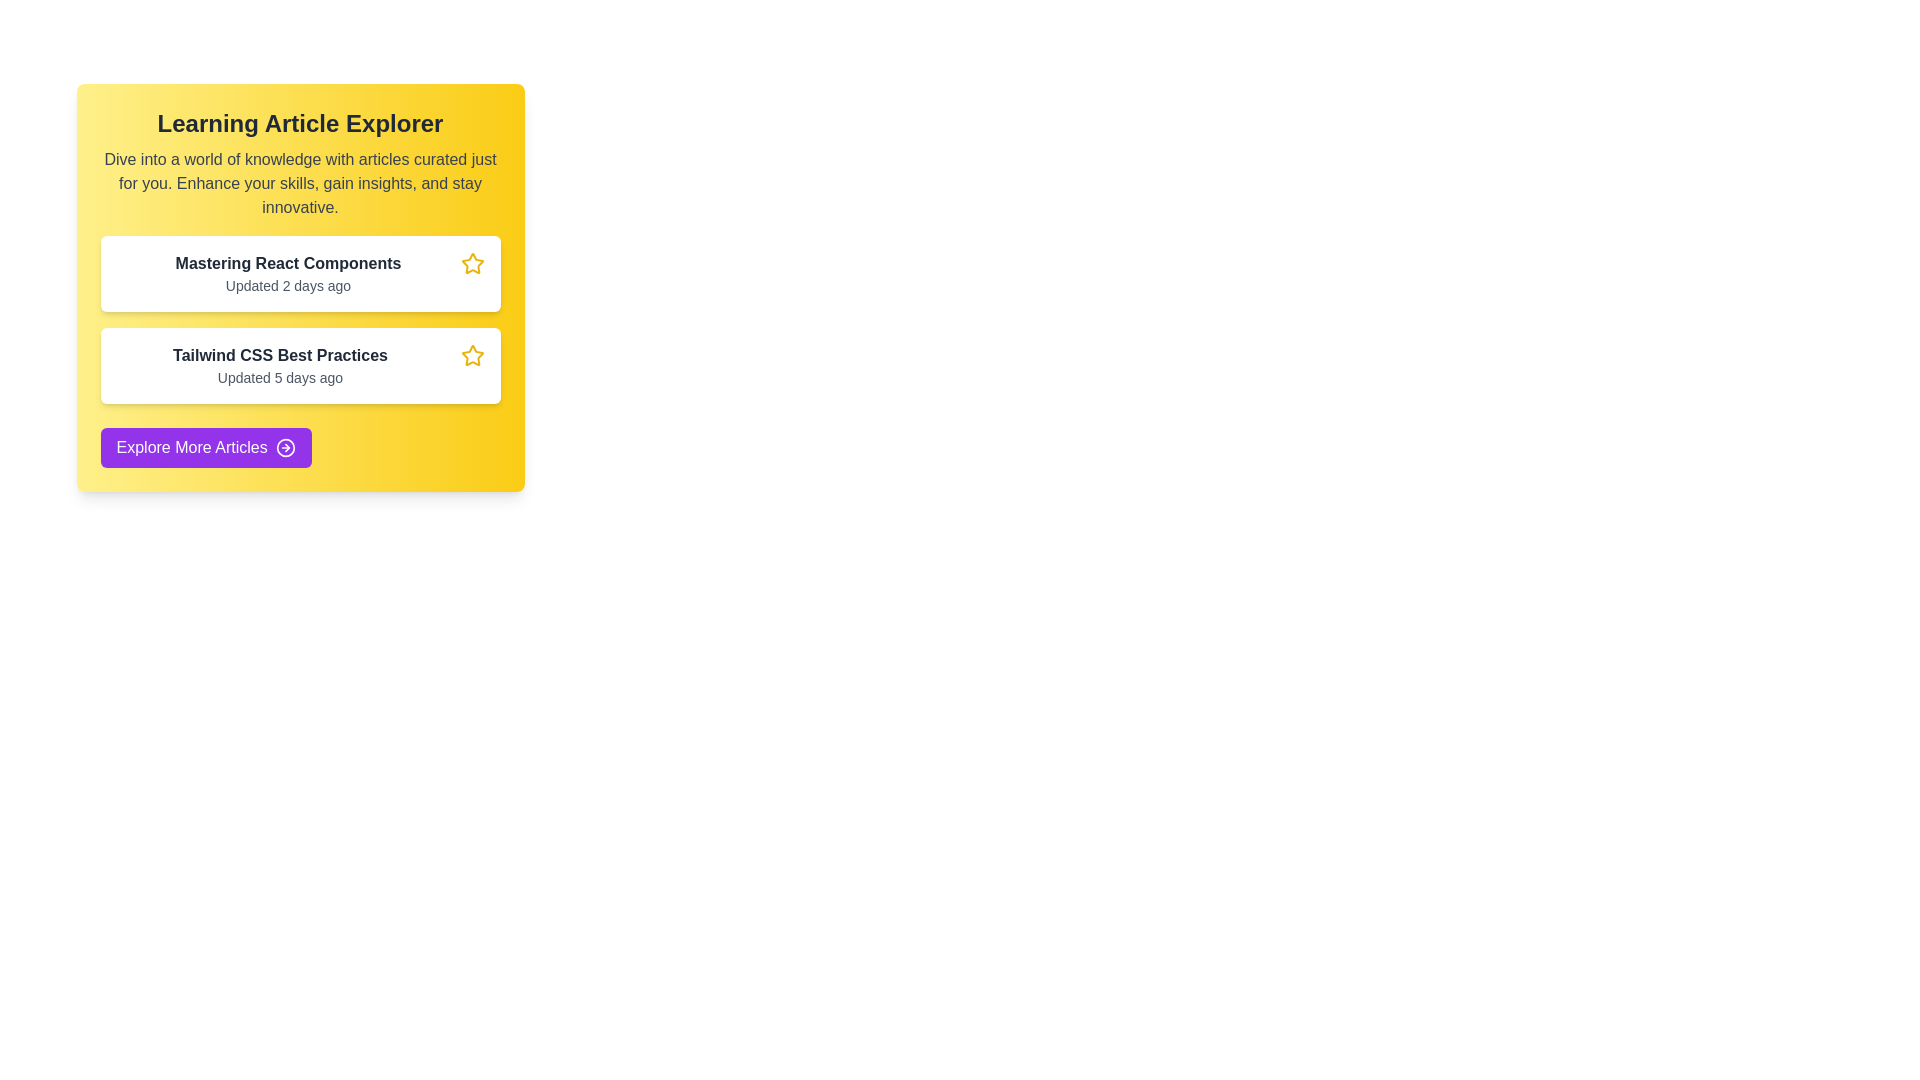 This screenshot has width=1920, height=1080. Describe the element at coordinates (471, 262) in the screenshot. I see `the star icon located to the far right of the title 'Mastering React Components' in the 'Learning Article Explorer' section, which serves as a visual indicator for marking items as important or favoriting` at that location.